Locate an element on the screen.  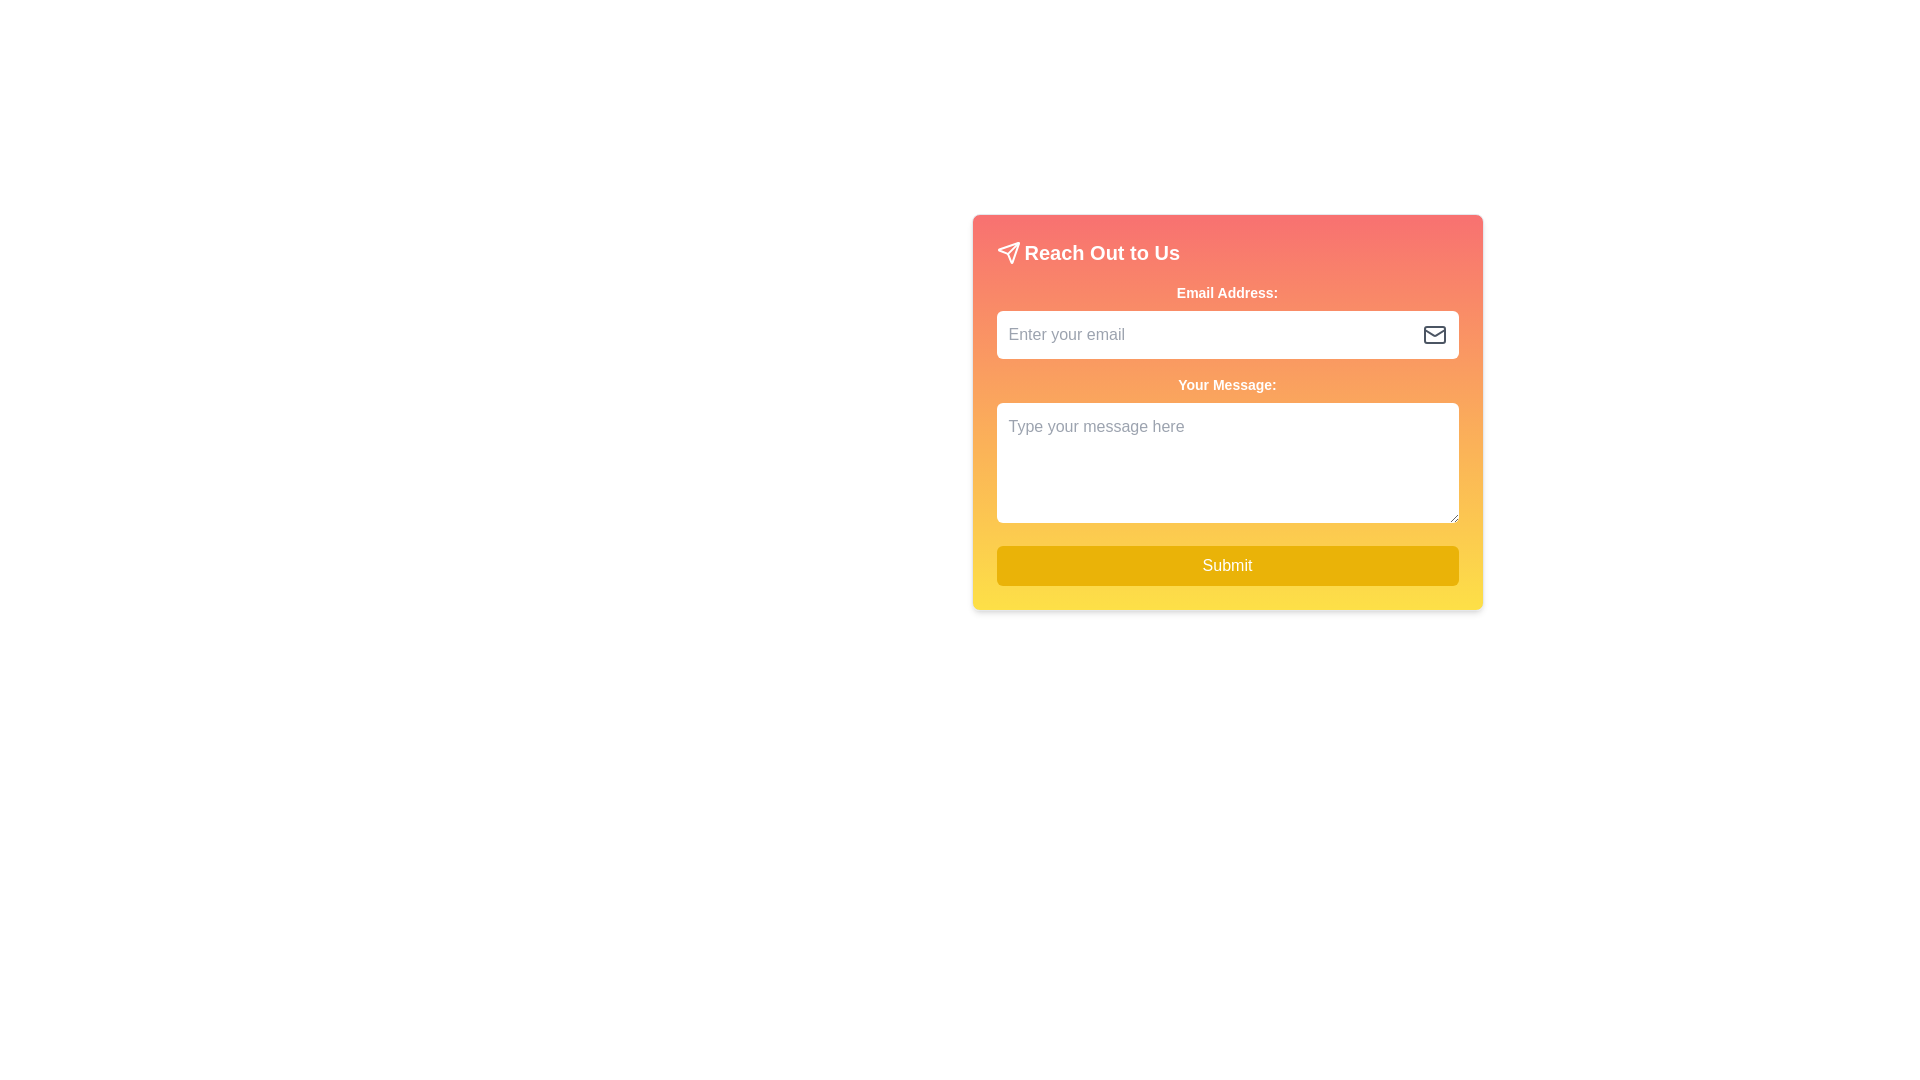
the envelope icon, which is part of the SVG graphic located at the top-right corner of the form, to activate the tooltip or animation is located at coordinates (1433, 331).